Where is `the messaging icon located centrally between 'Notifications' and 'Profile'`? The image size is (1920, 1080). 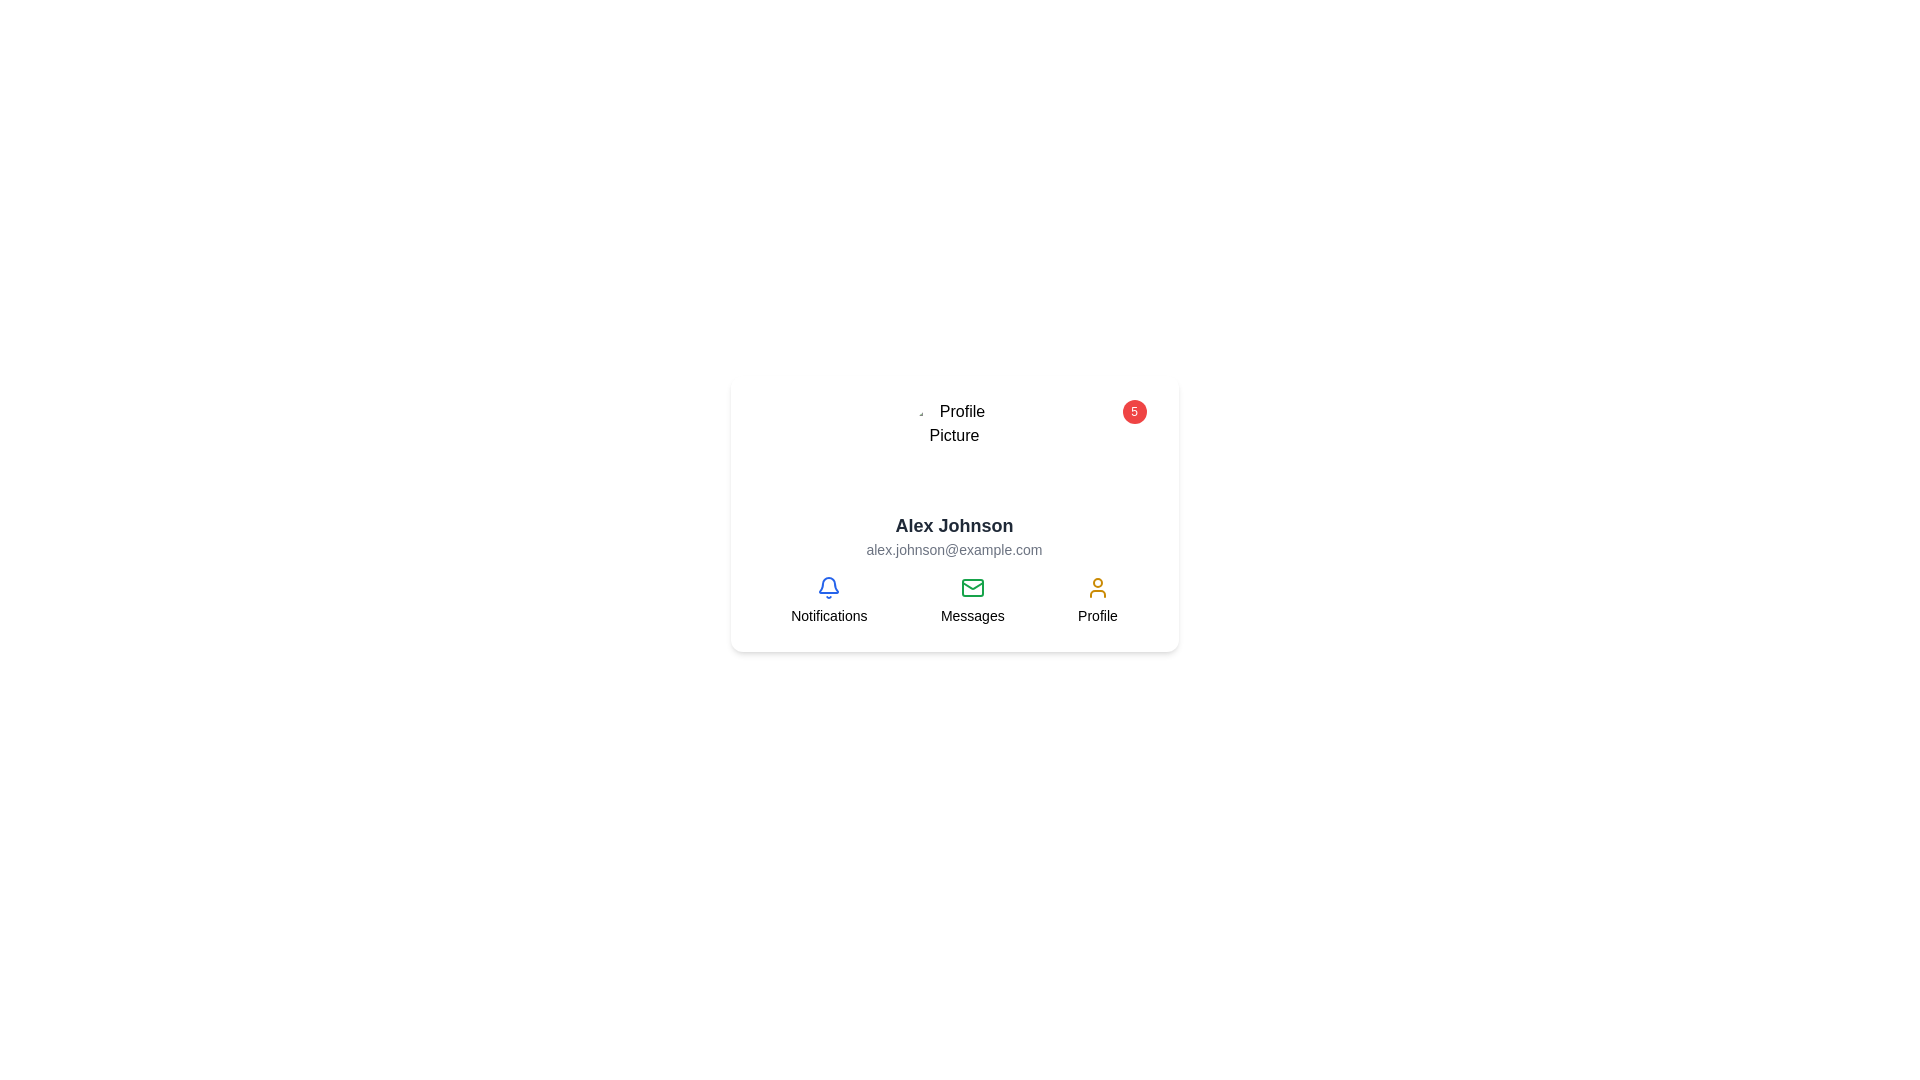 the messaging icon located centrally between 'Notifications' and 'Profile' is located at coordinates (972, 600).